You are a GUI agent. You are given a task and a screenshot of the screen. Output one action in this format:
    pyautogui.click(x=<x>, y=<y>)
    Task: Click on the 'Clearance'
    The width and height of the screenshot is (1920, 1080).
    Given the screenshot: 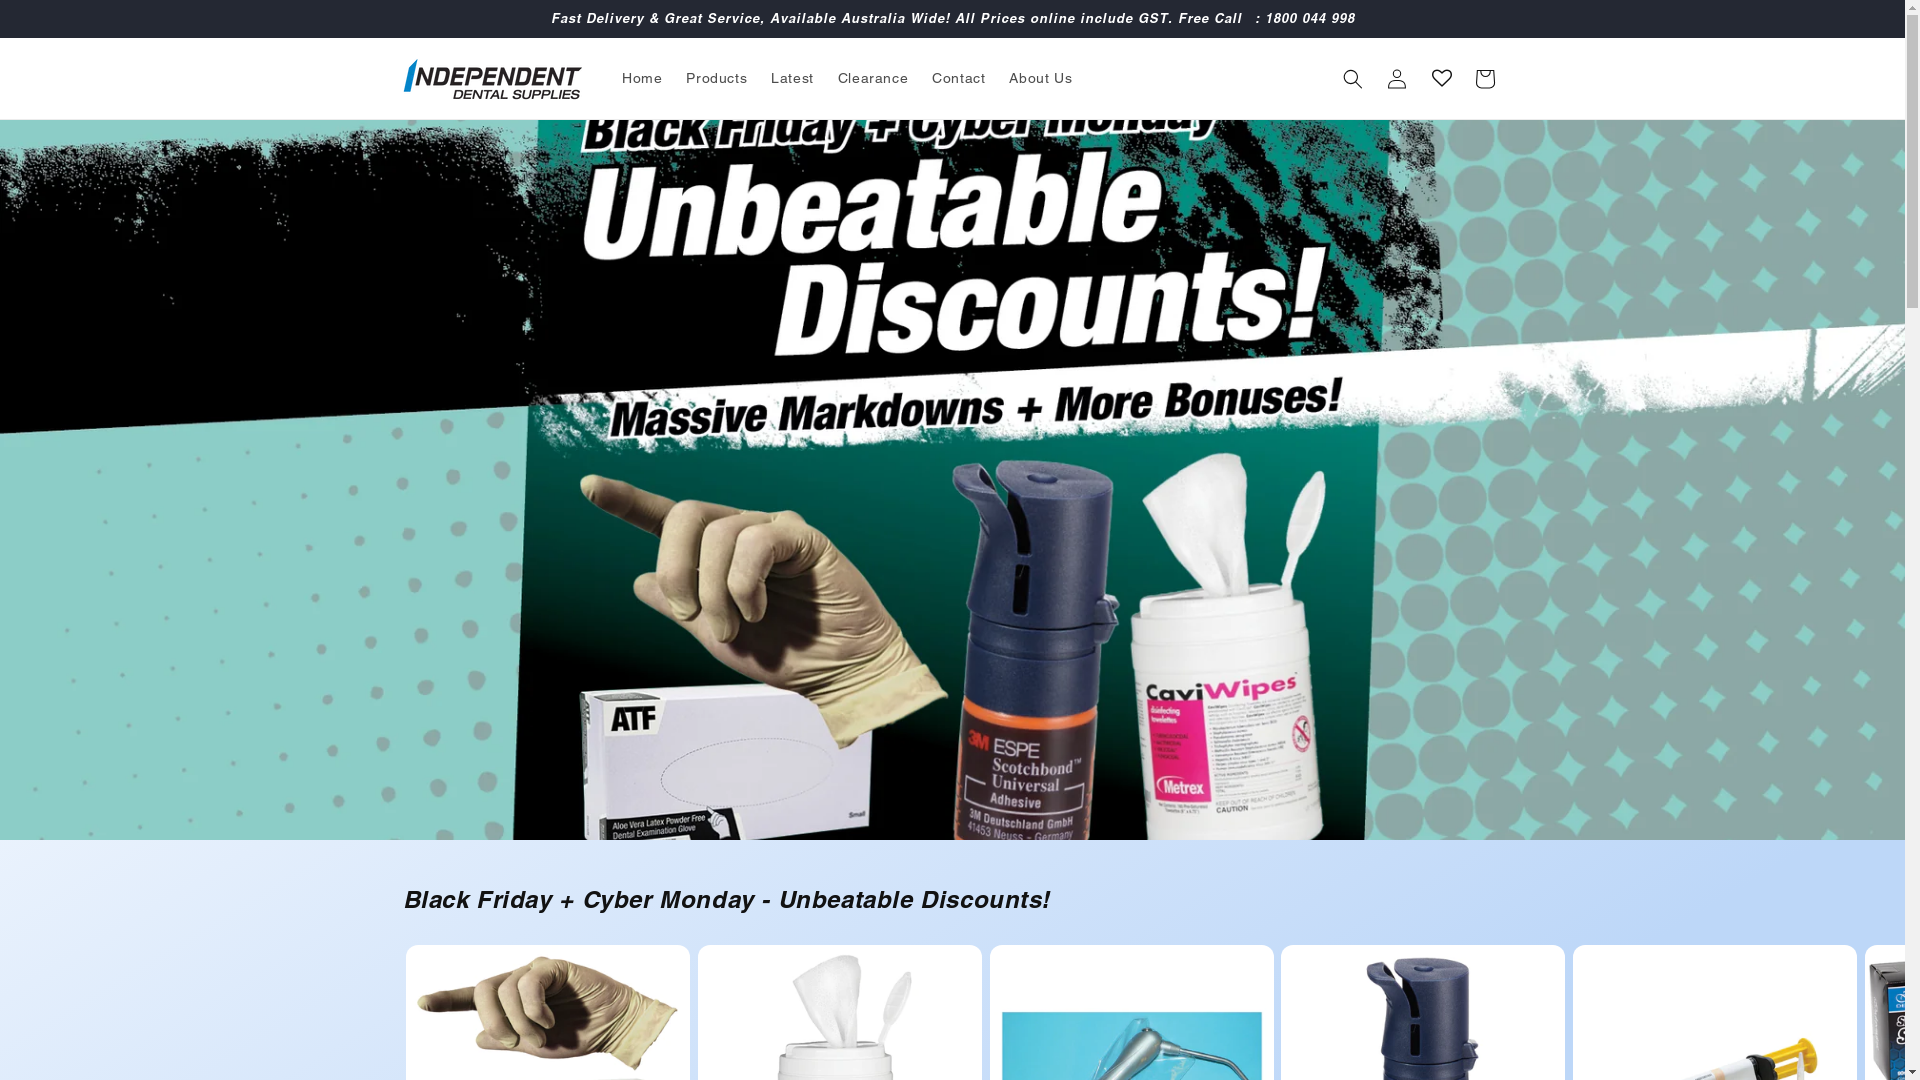 What is the action you would take?
    pyautogui.click(x=825, y=76)
    